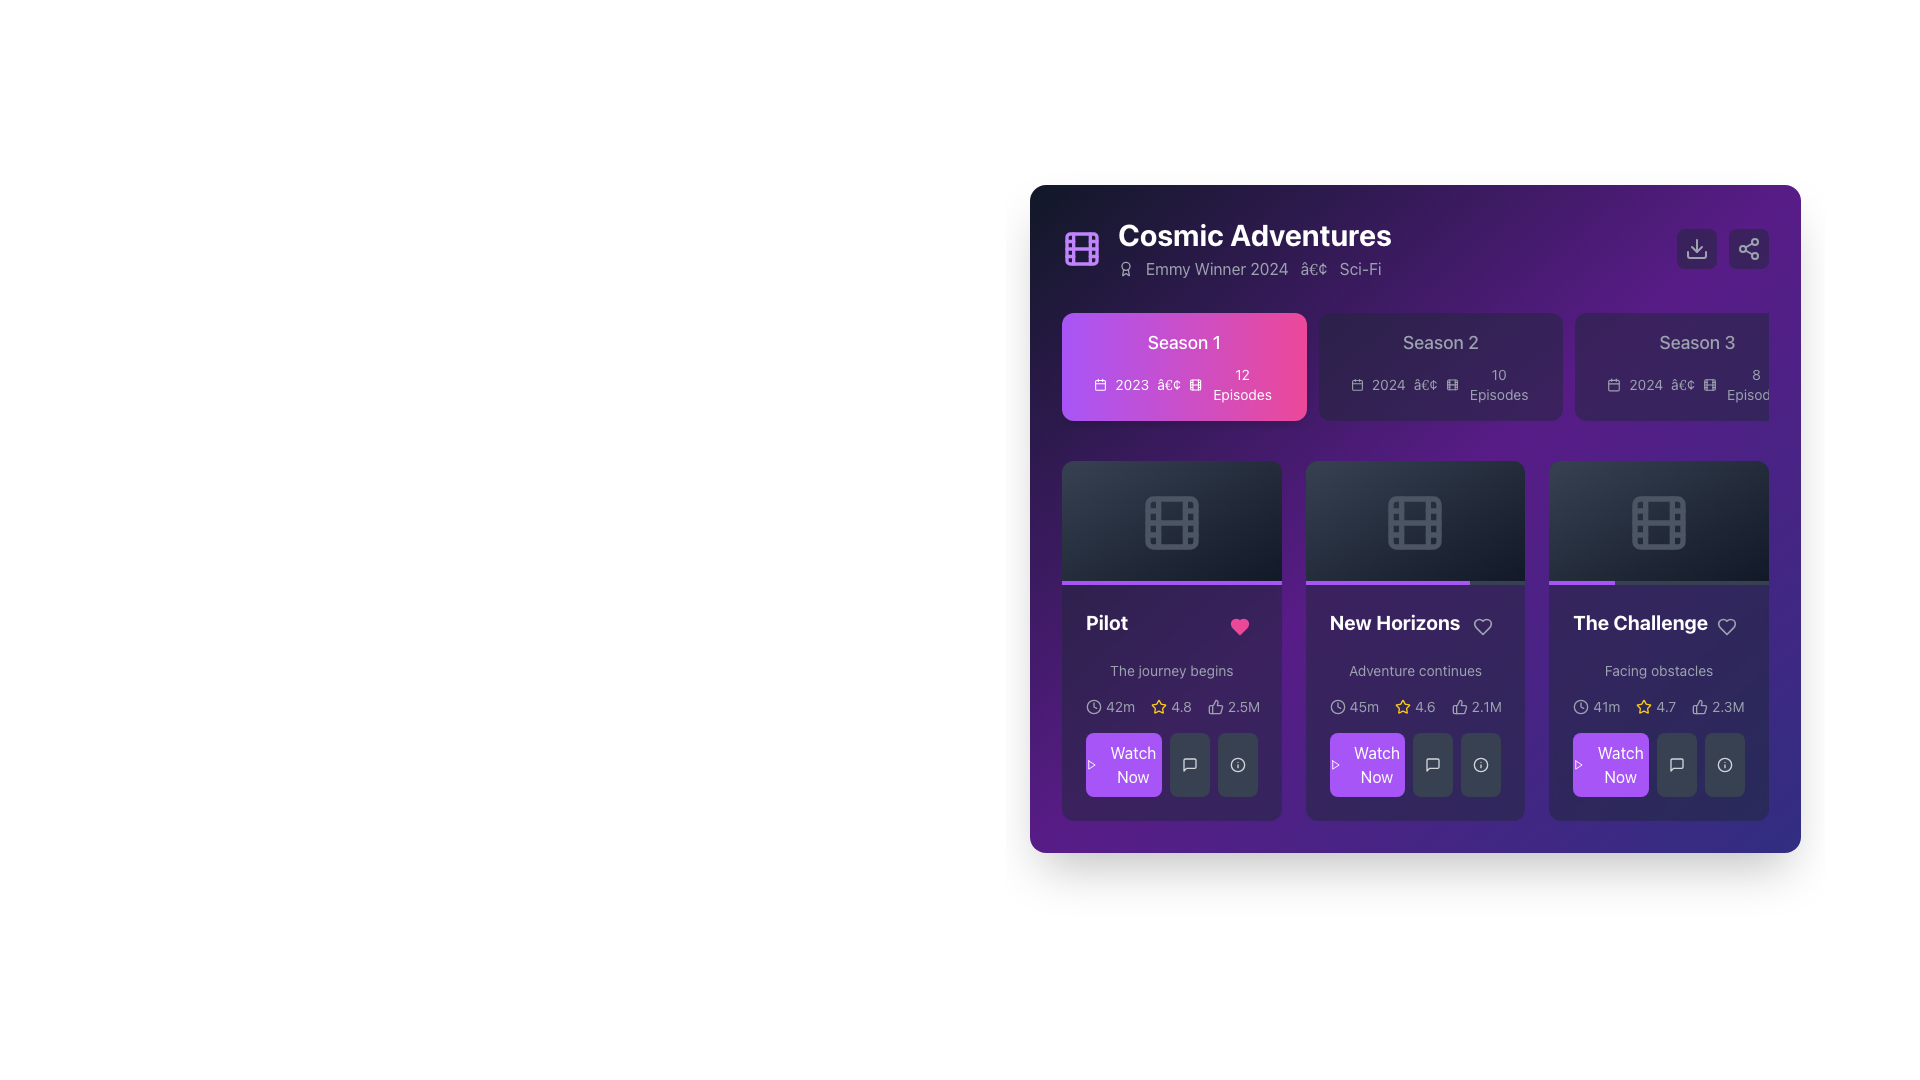 This screenshot has height=1080, width=1920. I want to click on the interactive call-to-action button located in the lower left corner of the 'New Horizons' episode card within the 'Cosmic Adventures' series, so click(1366, 764).